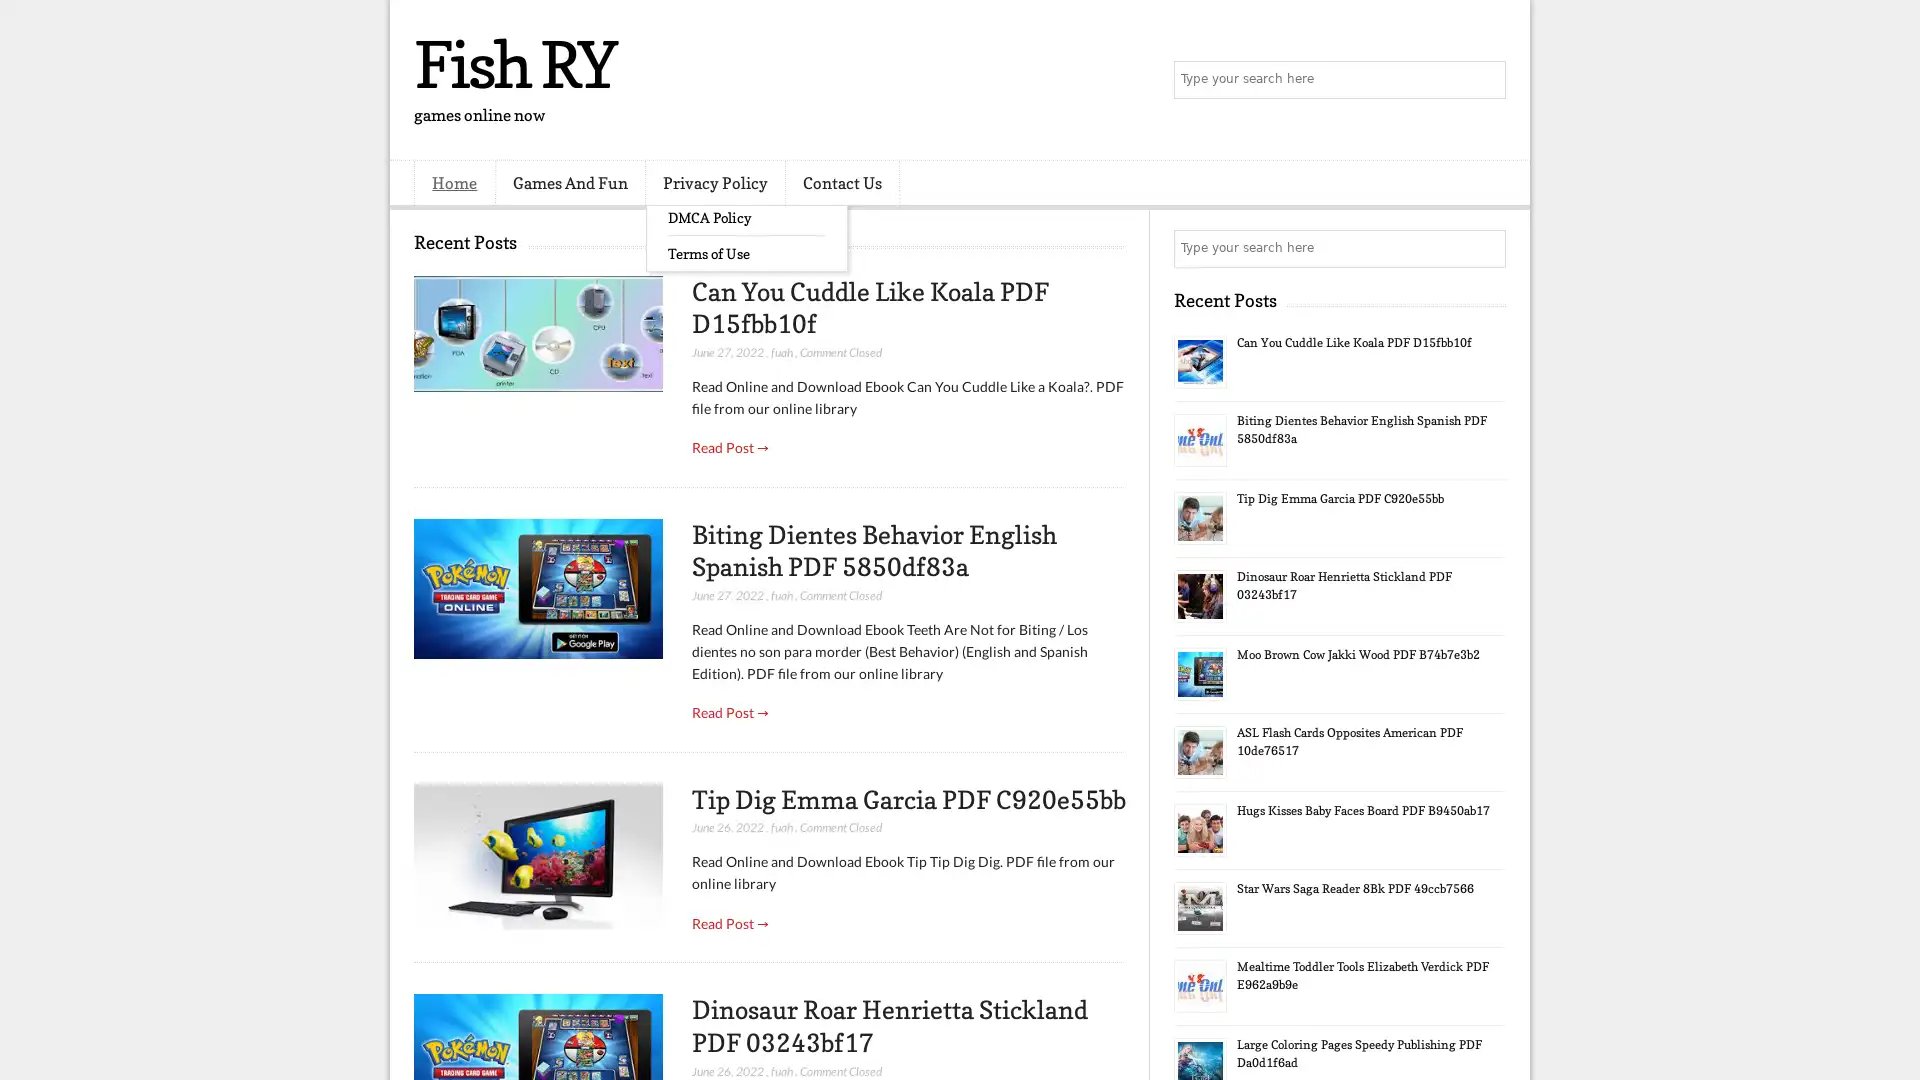 Image resolution: width=1920 pixels, height=1080 pixels. Describe the element at coordinates (1485, 80) in the screenshot. I see `Search` at that location.